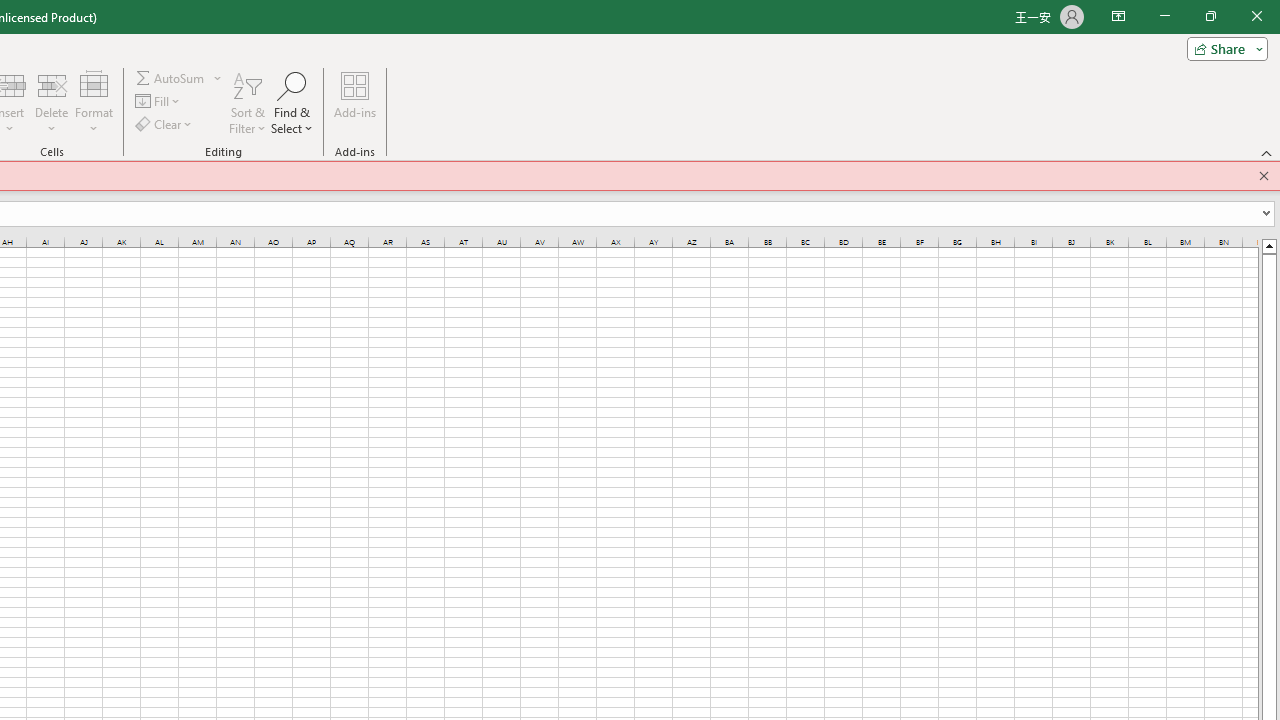  I want to click on 'Fill', so click(158, 101).